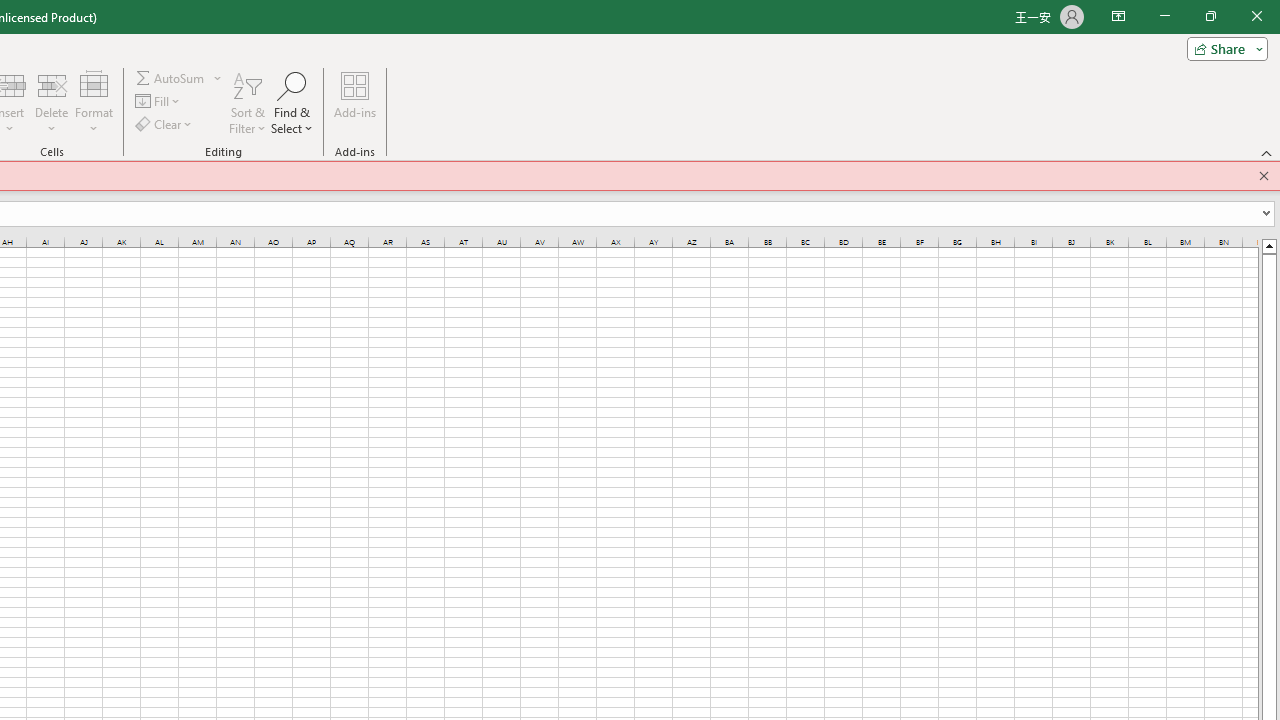  I want to click on 'Fill', so click(158, 101).